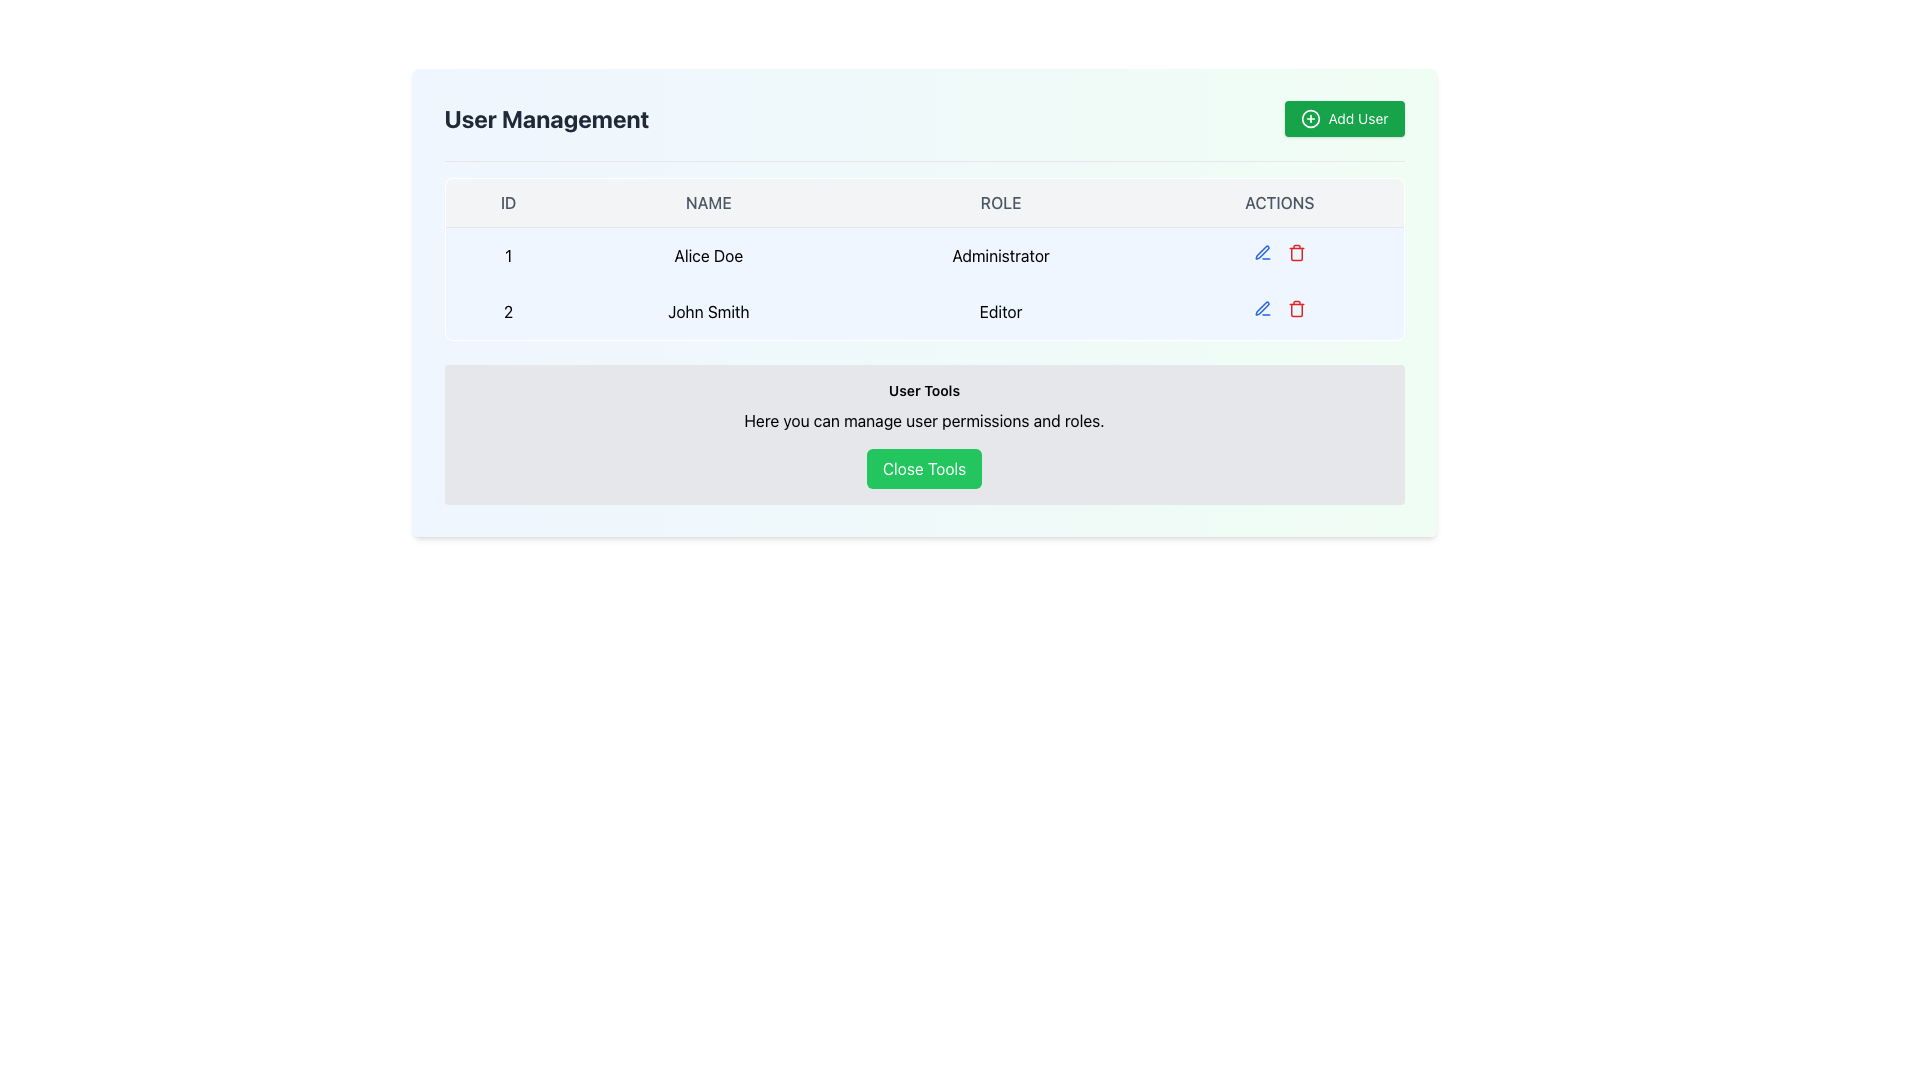 The width and height of the screenshot is (1920, 1080). What do you see at coordinates (508, 312) in the screenshot?
I see `the bold black numeral '2' located in the 'ID' column of the second row of the table` at bounding box center [508, 312].